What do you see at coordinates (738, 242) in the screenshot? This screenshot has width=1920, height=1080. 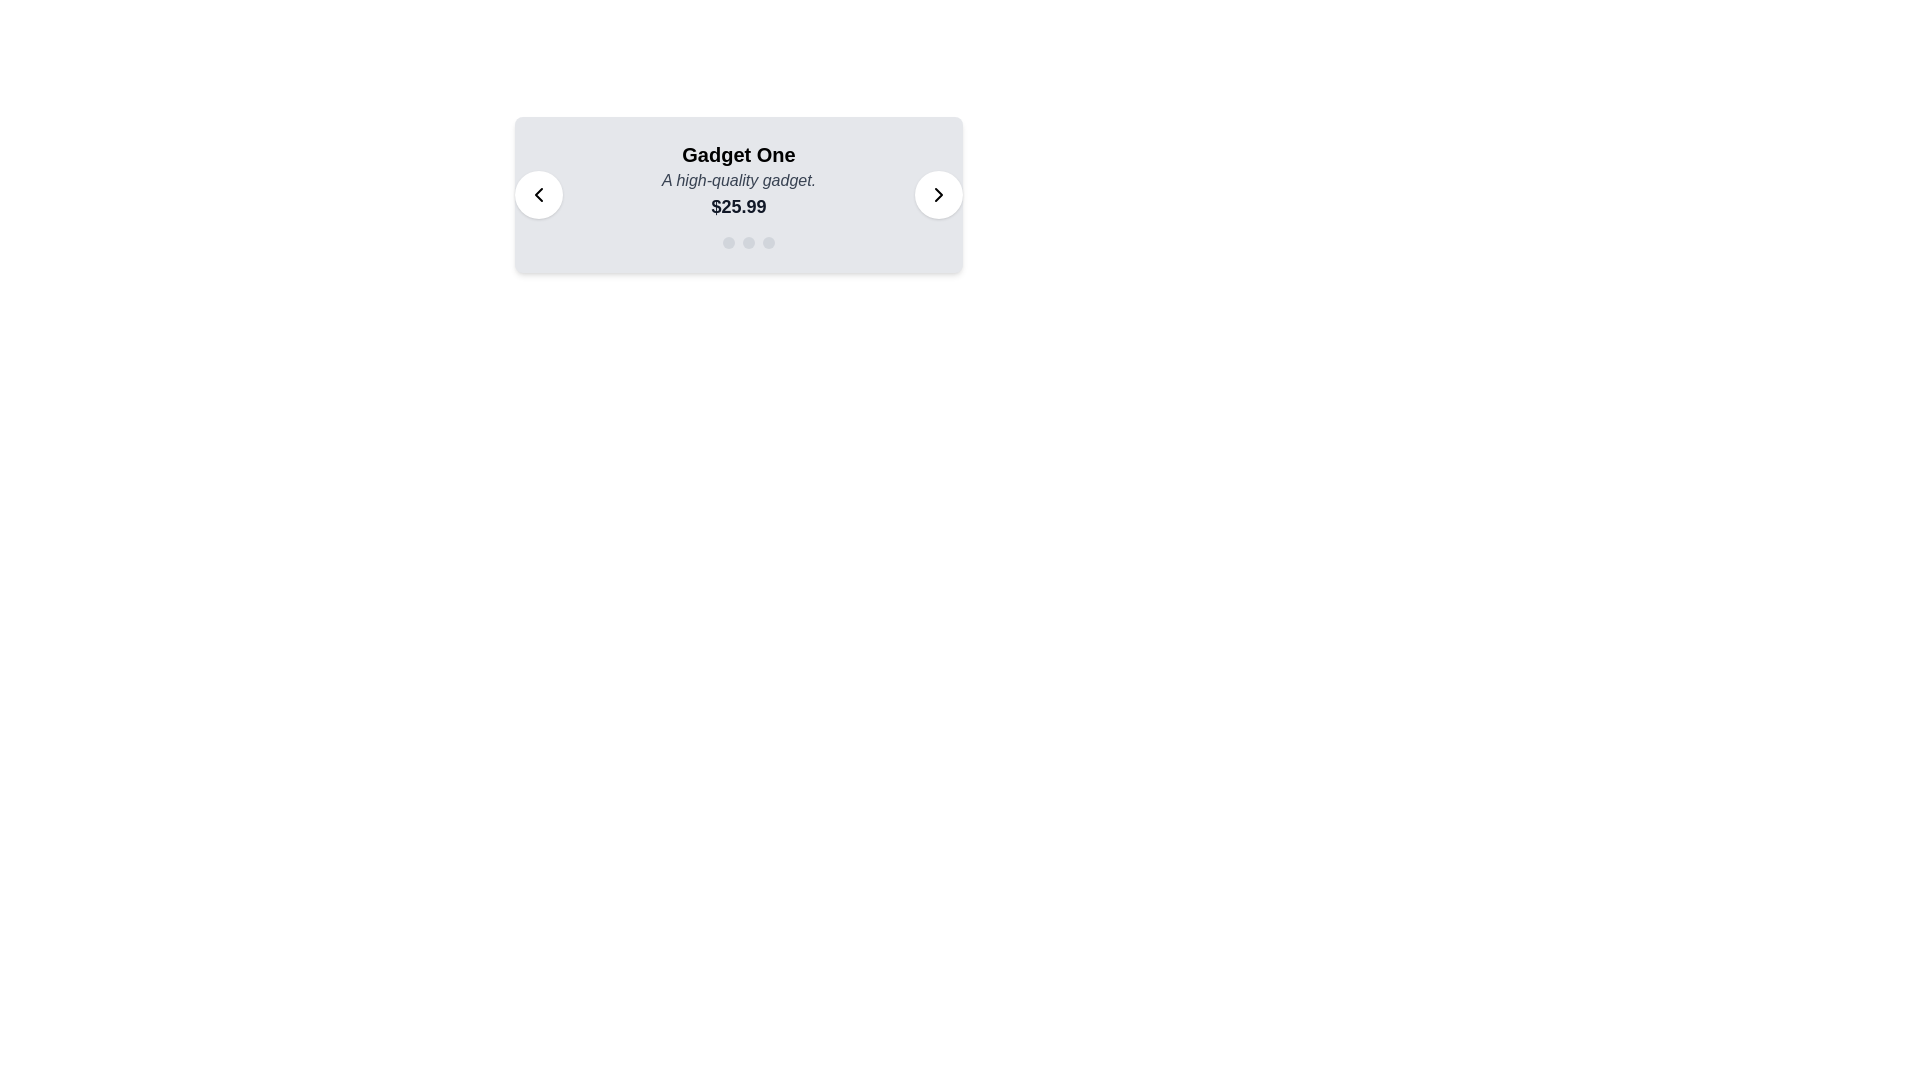 I see `the blue circle of the Carousel indicator to switch to the first carousel item` at bounding box center [738, 242].